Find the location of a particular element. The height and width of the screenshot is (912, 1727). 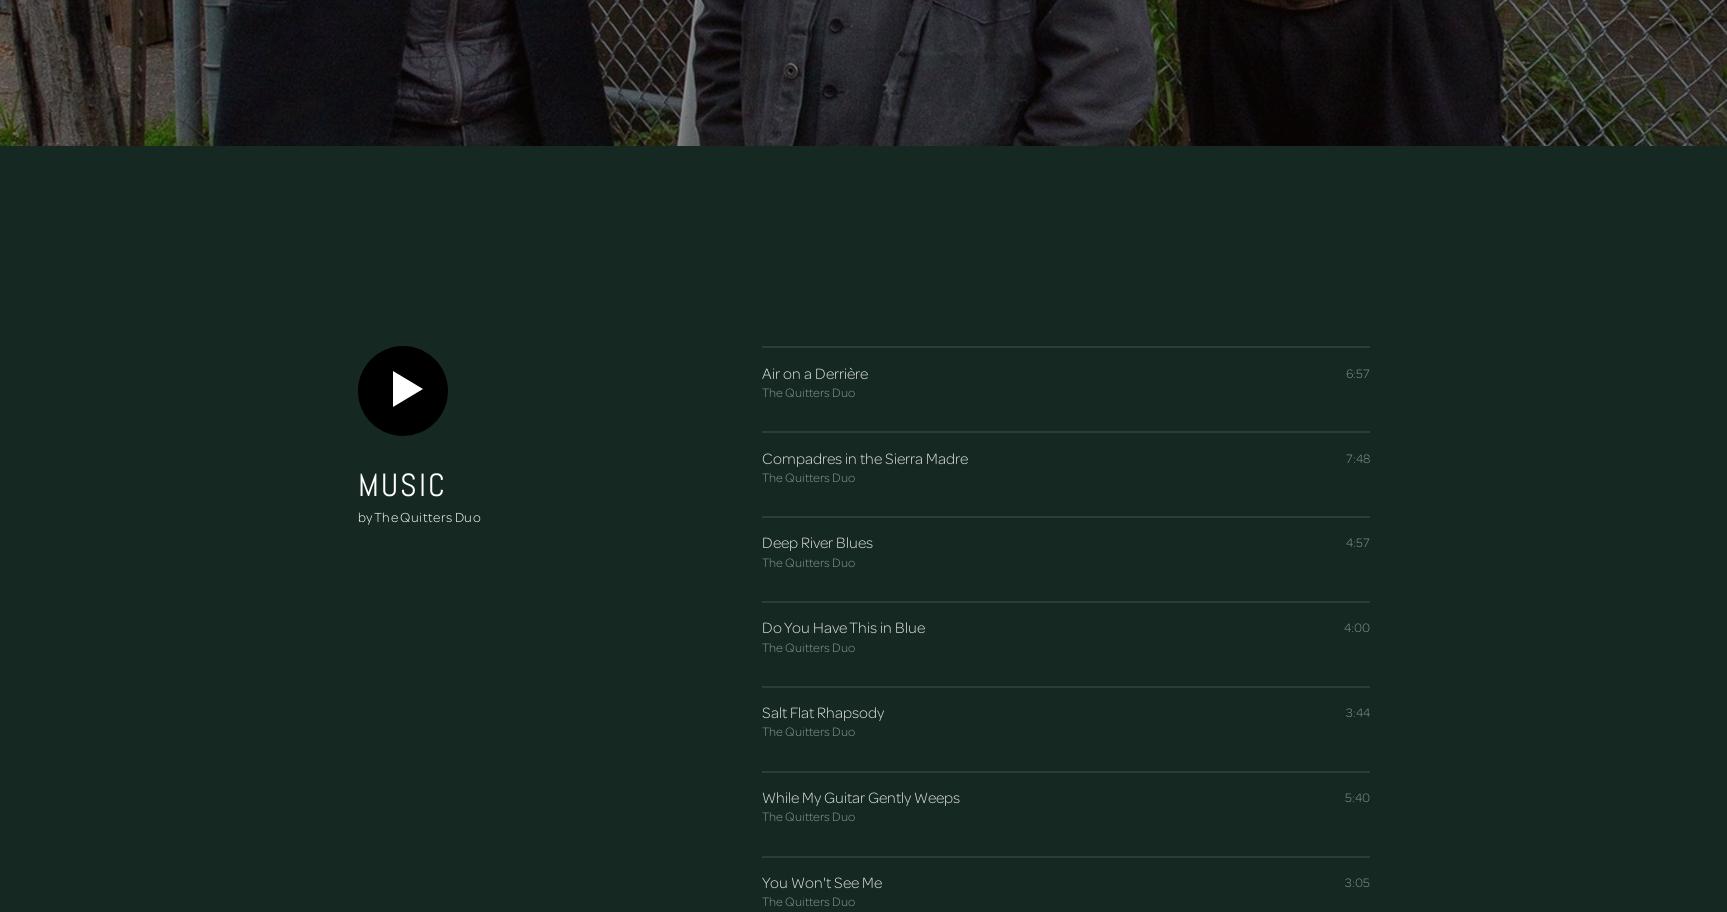

'3:05' is located at coordinates (1356, 880).